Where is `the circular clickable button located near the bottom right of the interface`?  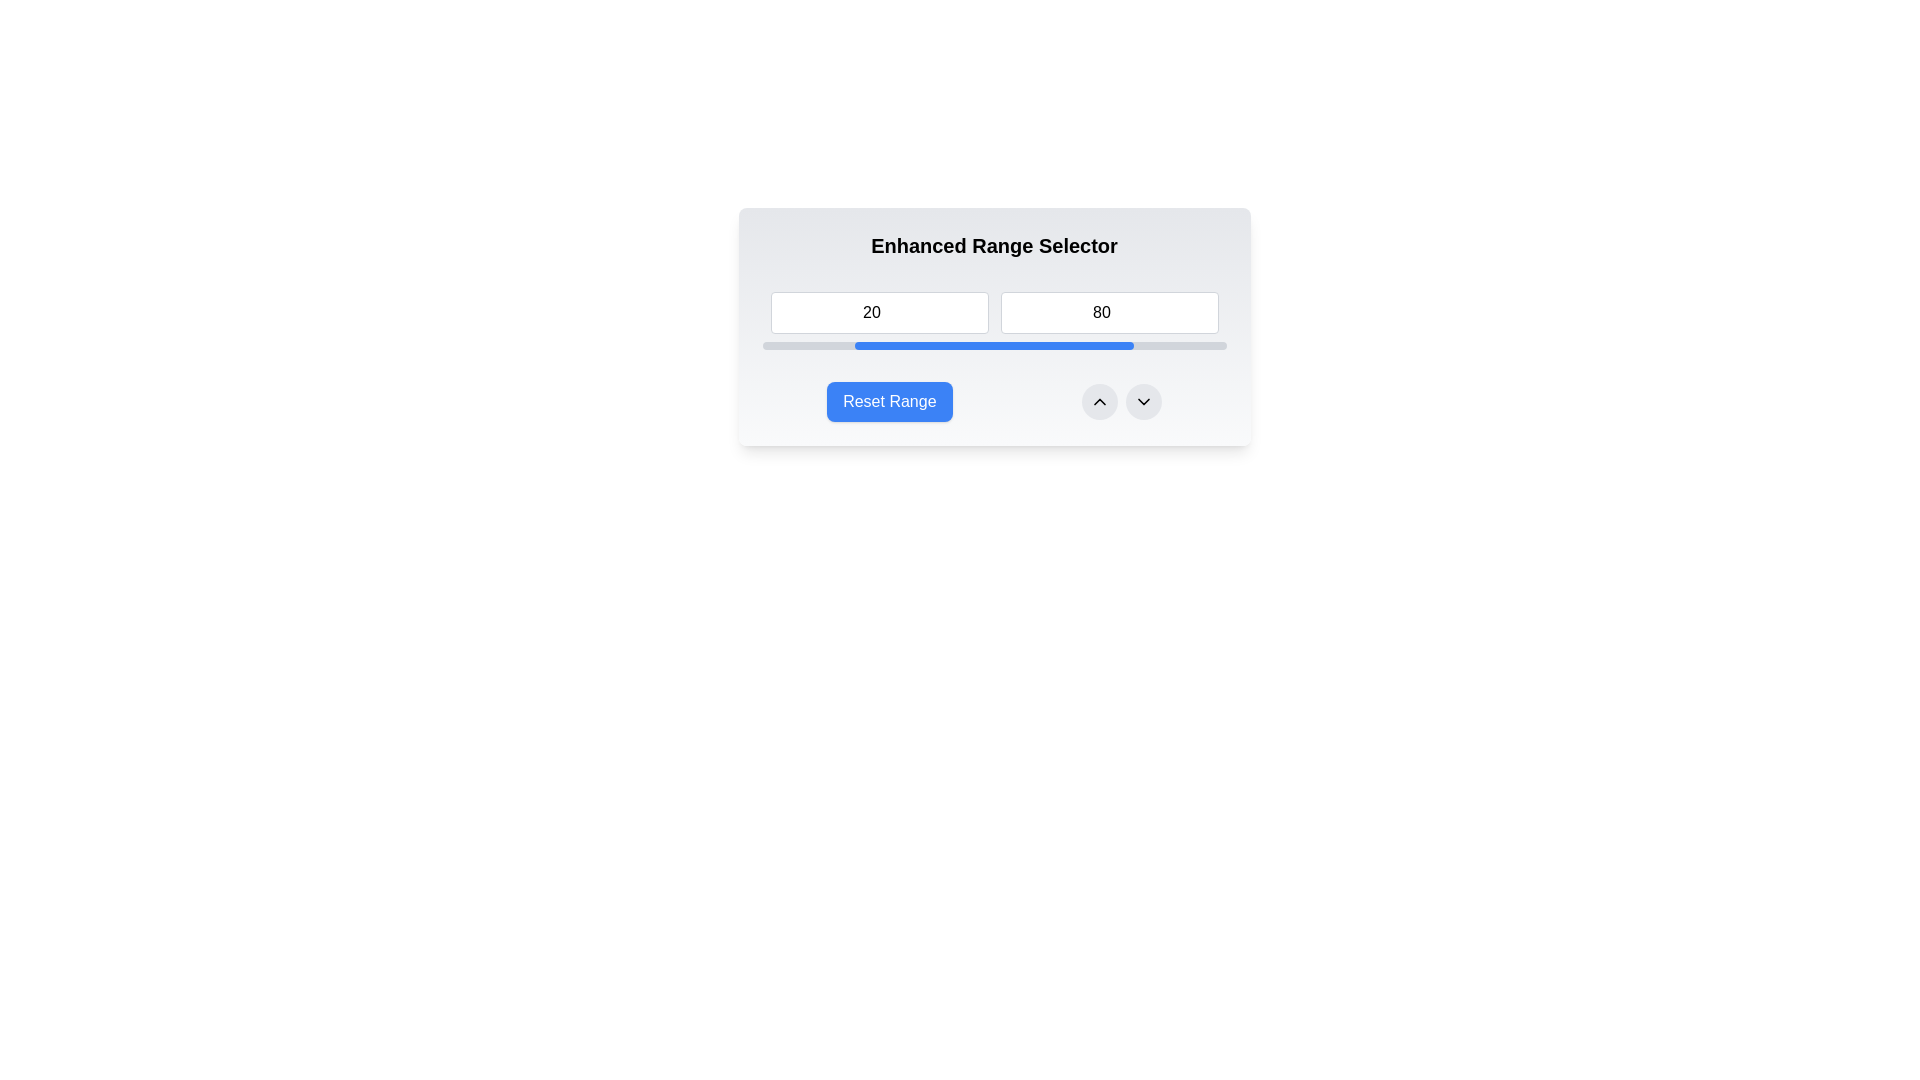 the circular clickable button located near the bottom right of the interface is located at coordinates (1098, 401).